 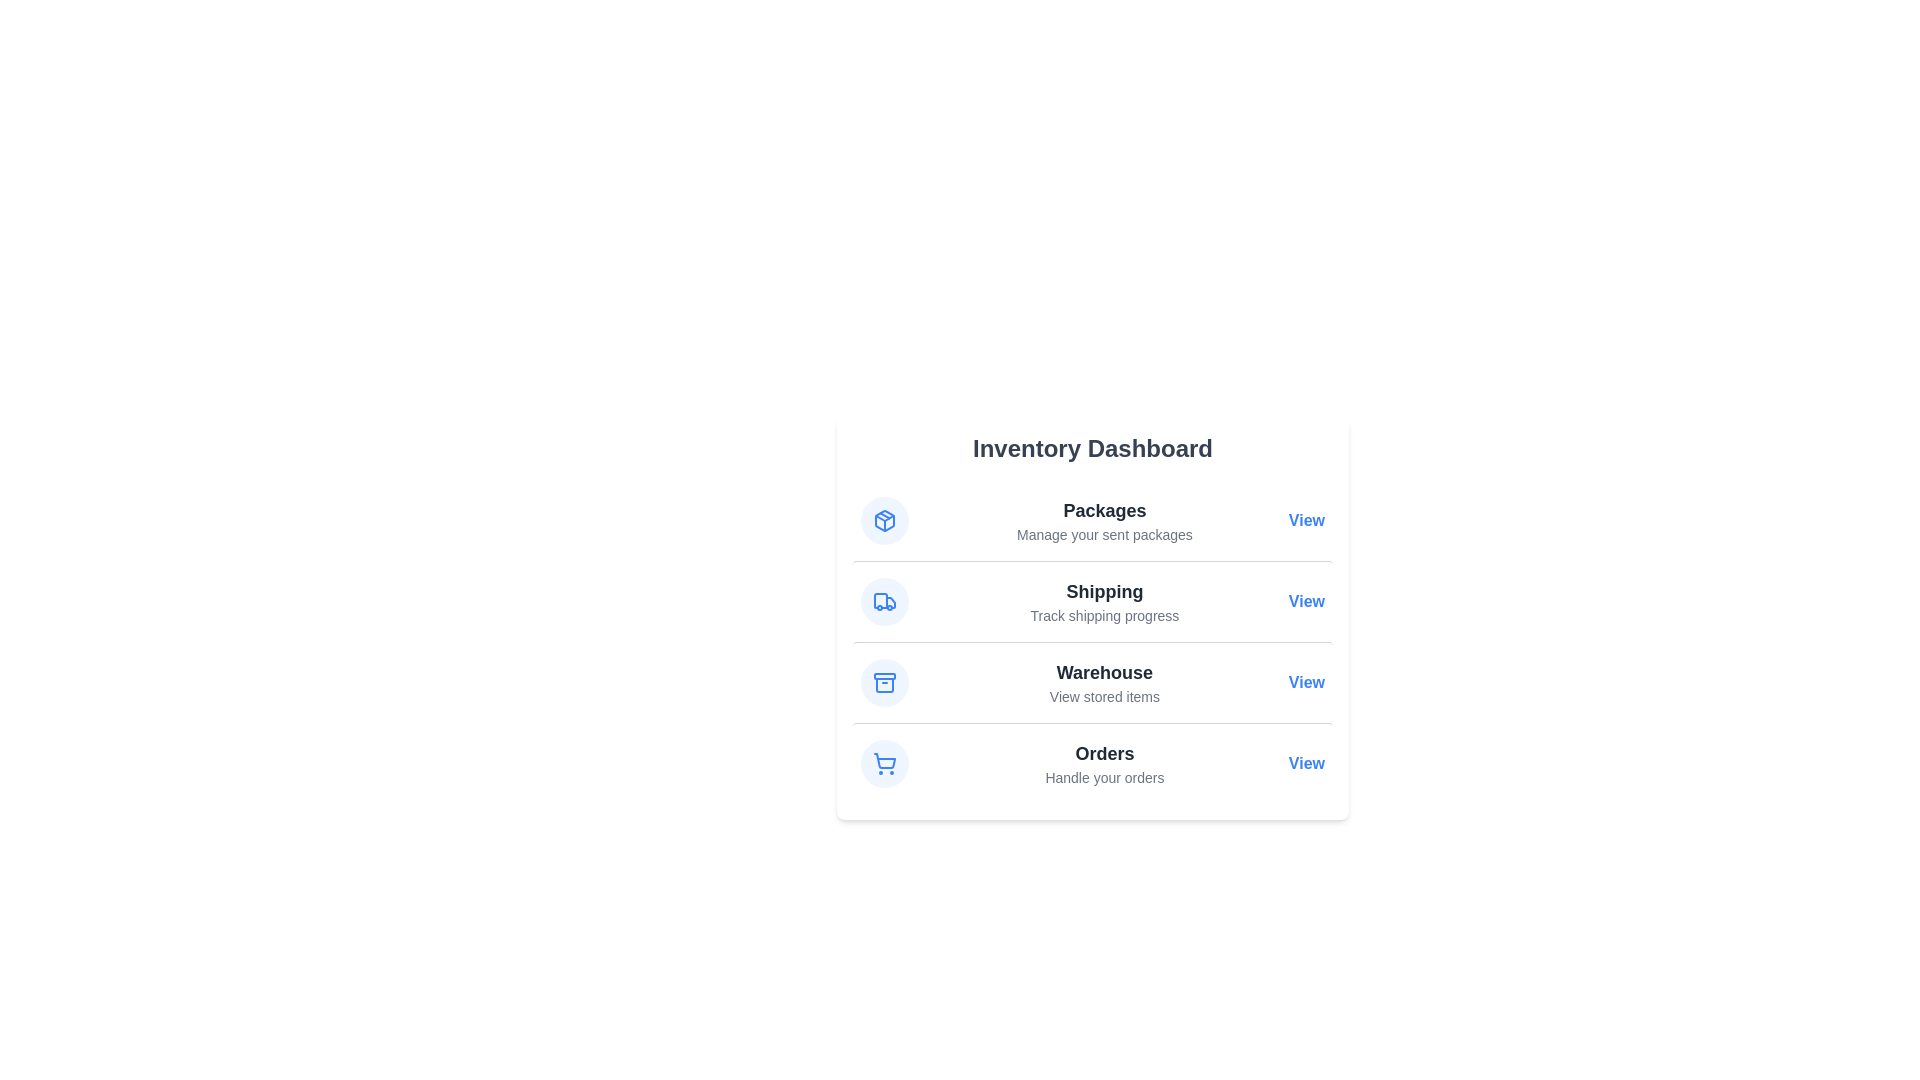 I want to click on the list item corresponding to Orders, so click(x=1092, y=763).